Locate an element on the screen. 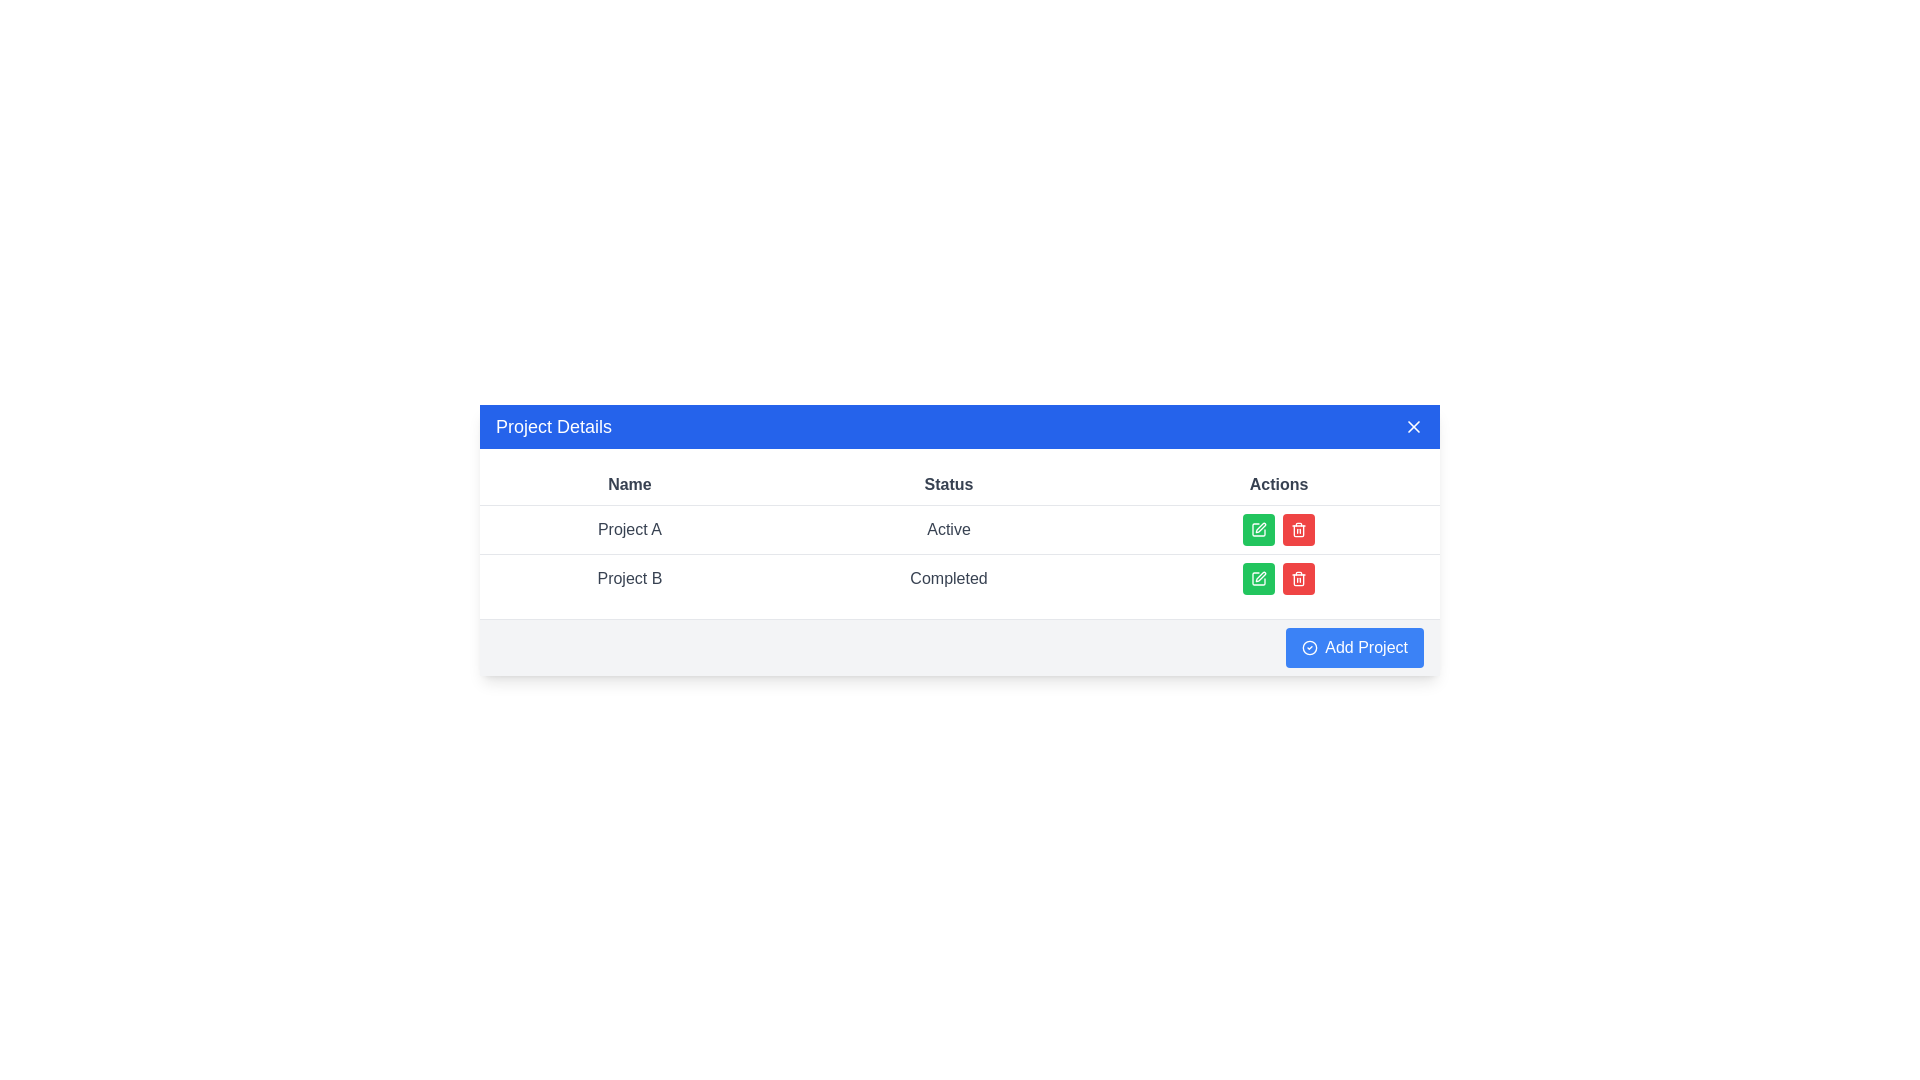 The width and height of the screenshot is (1920, 1080). the green button with rounded edges and a pencil icon located in the 'Actions' column of the first row in the 'Project Details' table to change its color is located at coordinates (1258, 528).